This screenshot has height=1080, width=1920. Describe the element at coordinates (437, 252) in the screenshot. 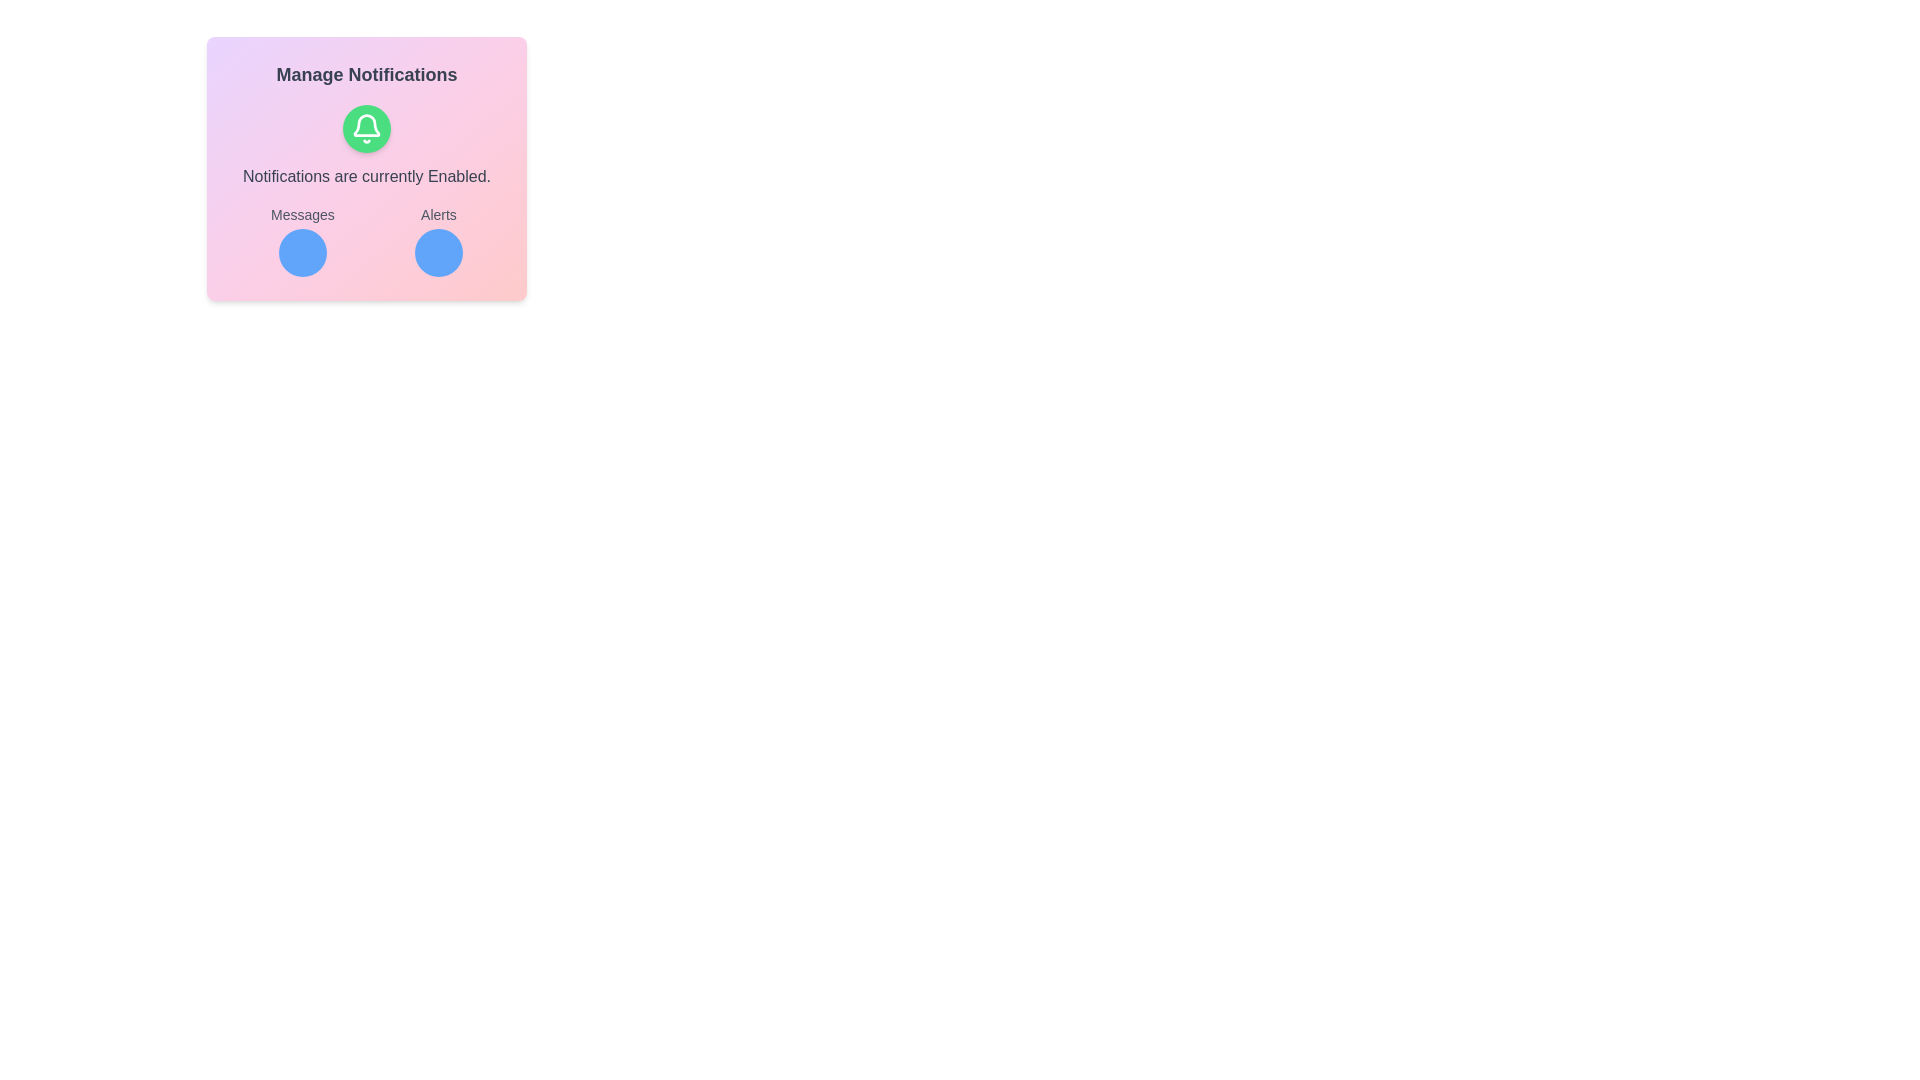

I see `the second circular blue button located in the notification interface to interact` at that location.